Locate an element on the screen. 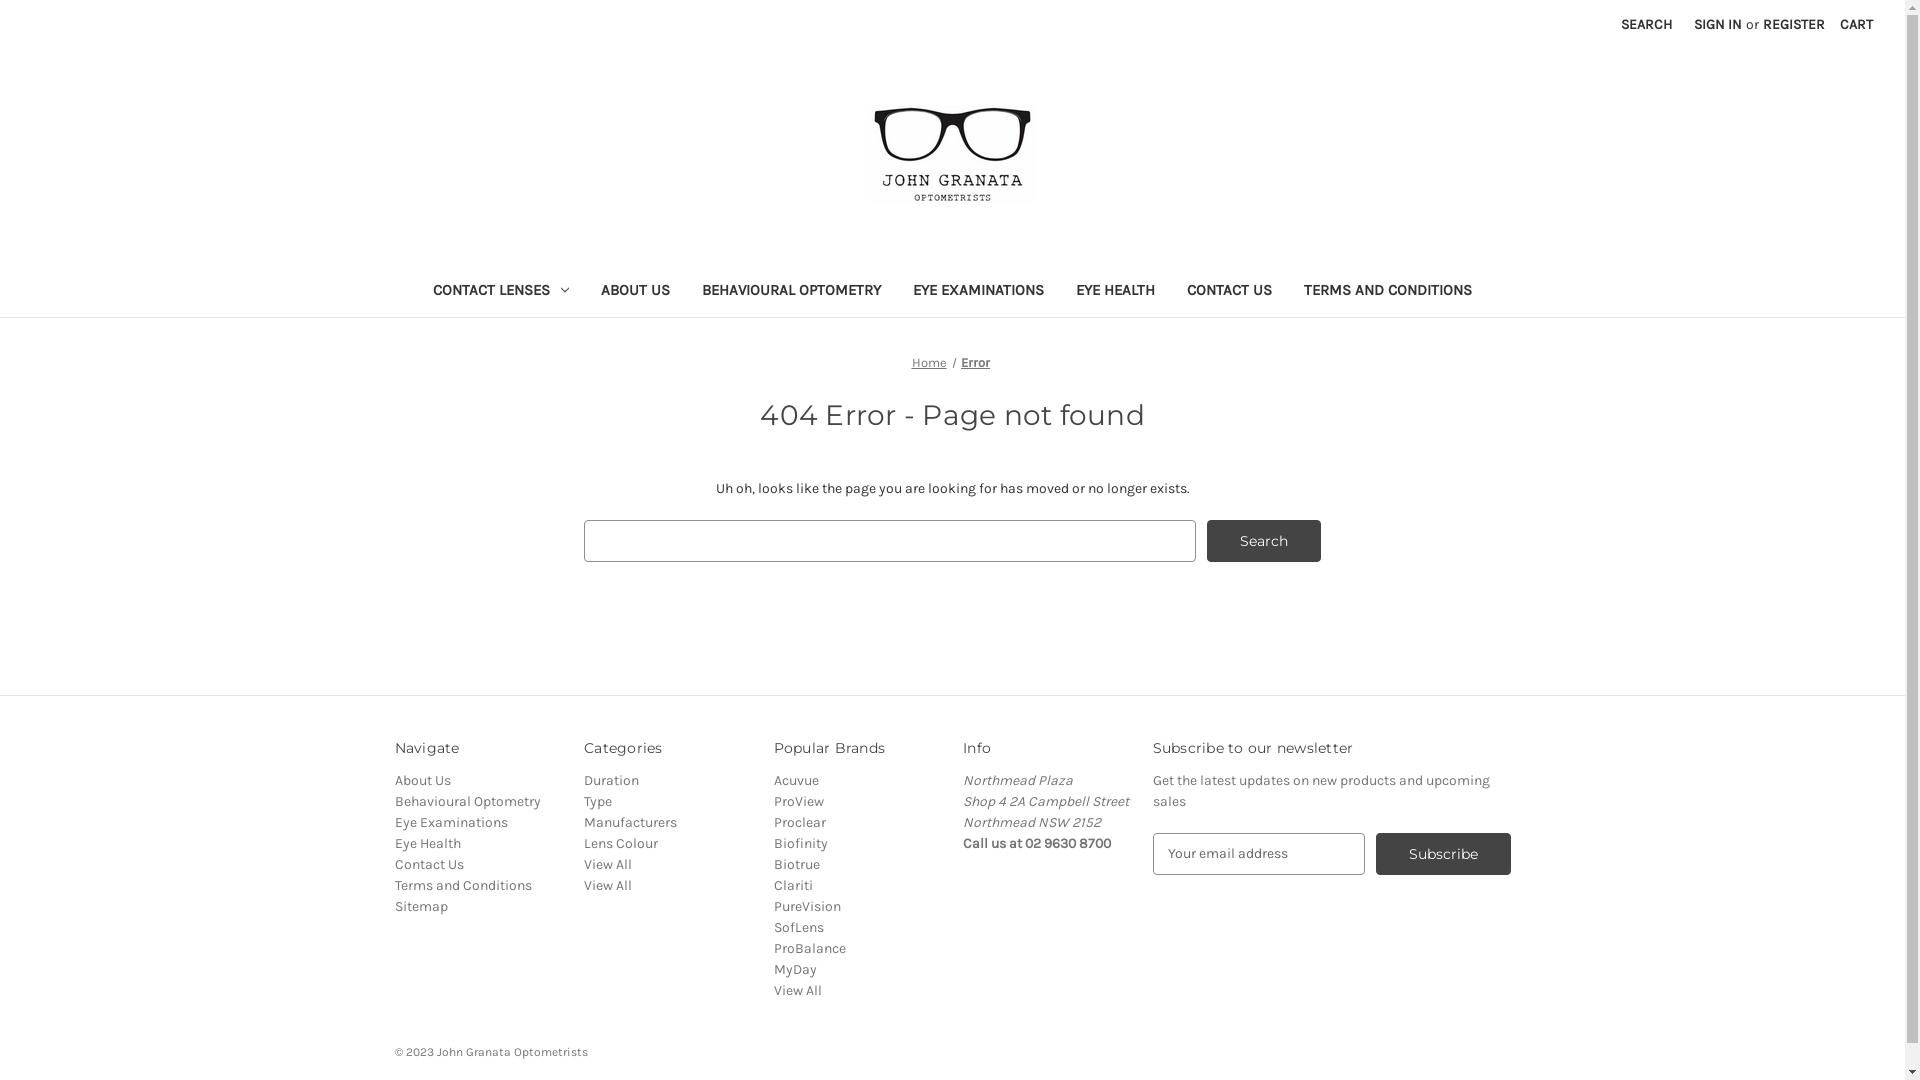  'ABOUT US' is located at coordinates (584, 292).